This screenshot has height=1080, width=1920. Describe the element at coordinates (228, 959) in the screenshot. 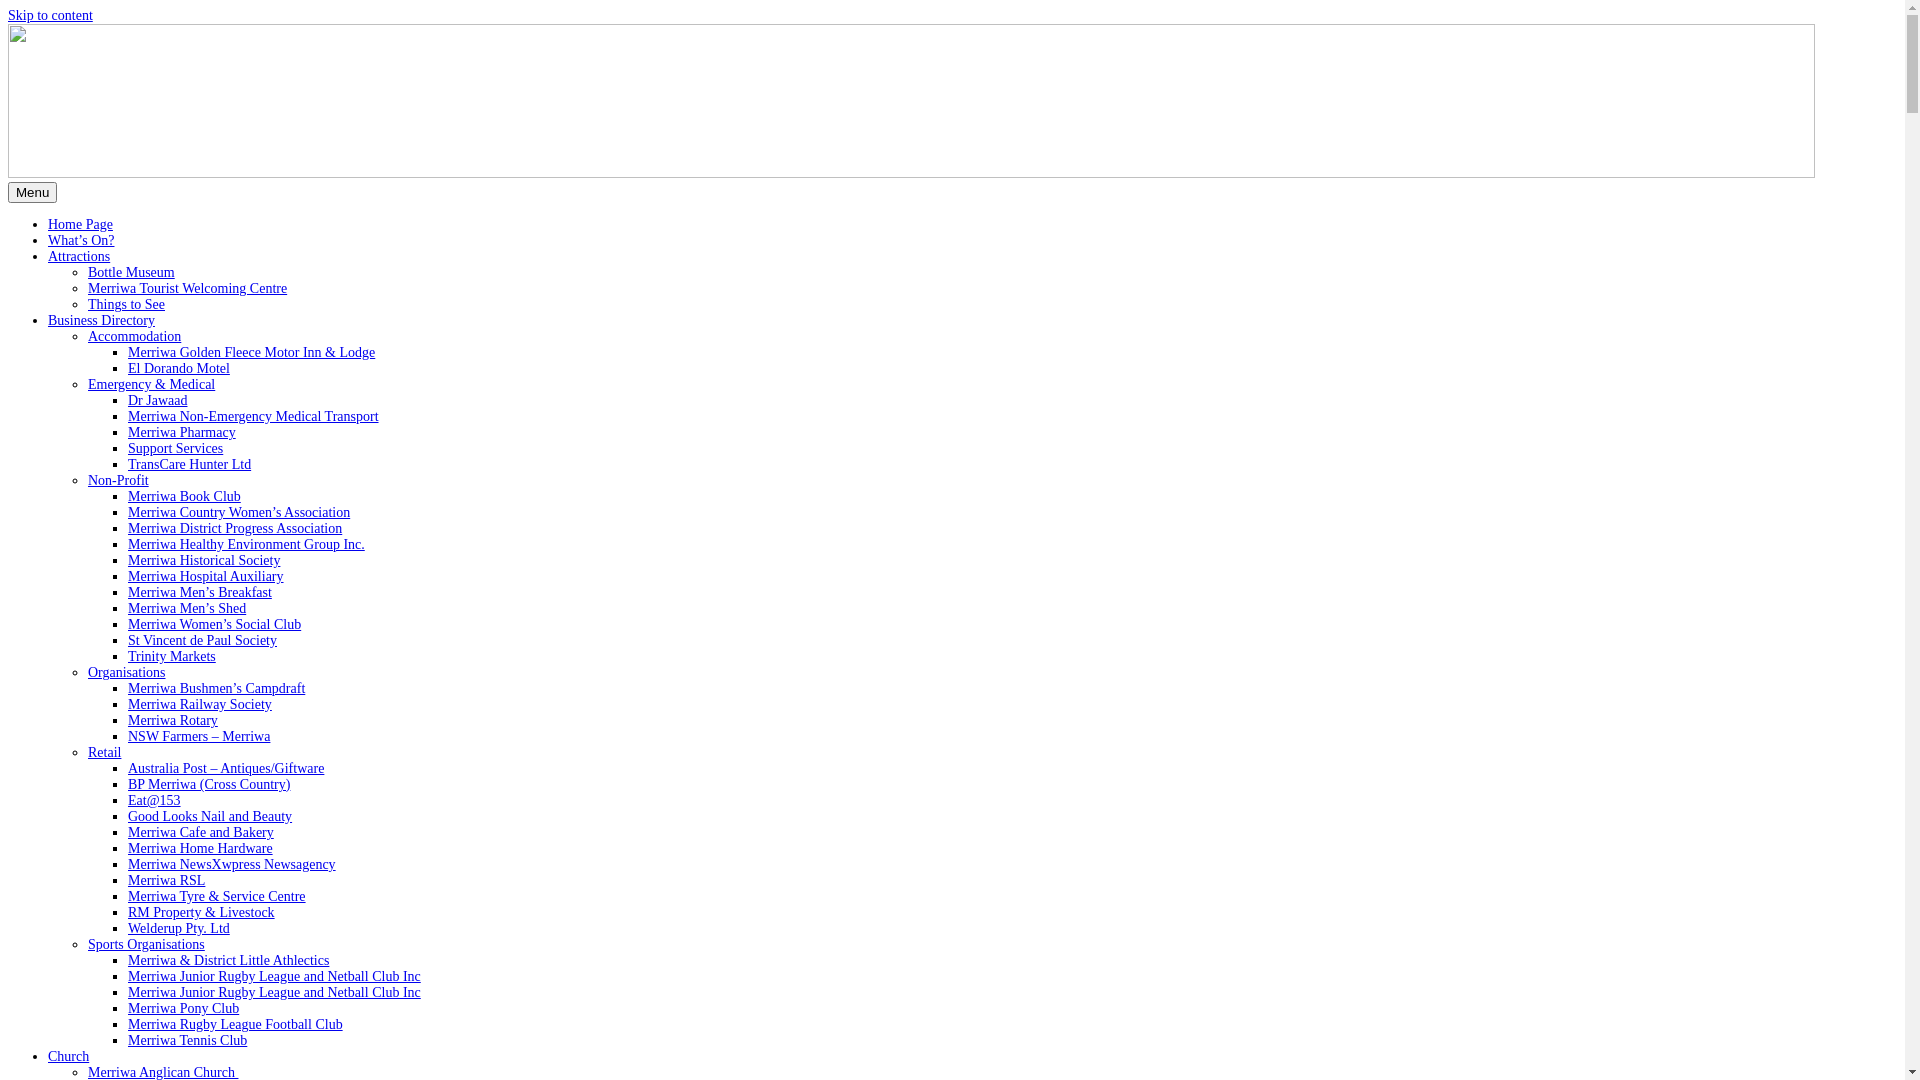

I see `'Merriwa & District Little Athlectics'` at that location.